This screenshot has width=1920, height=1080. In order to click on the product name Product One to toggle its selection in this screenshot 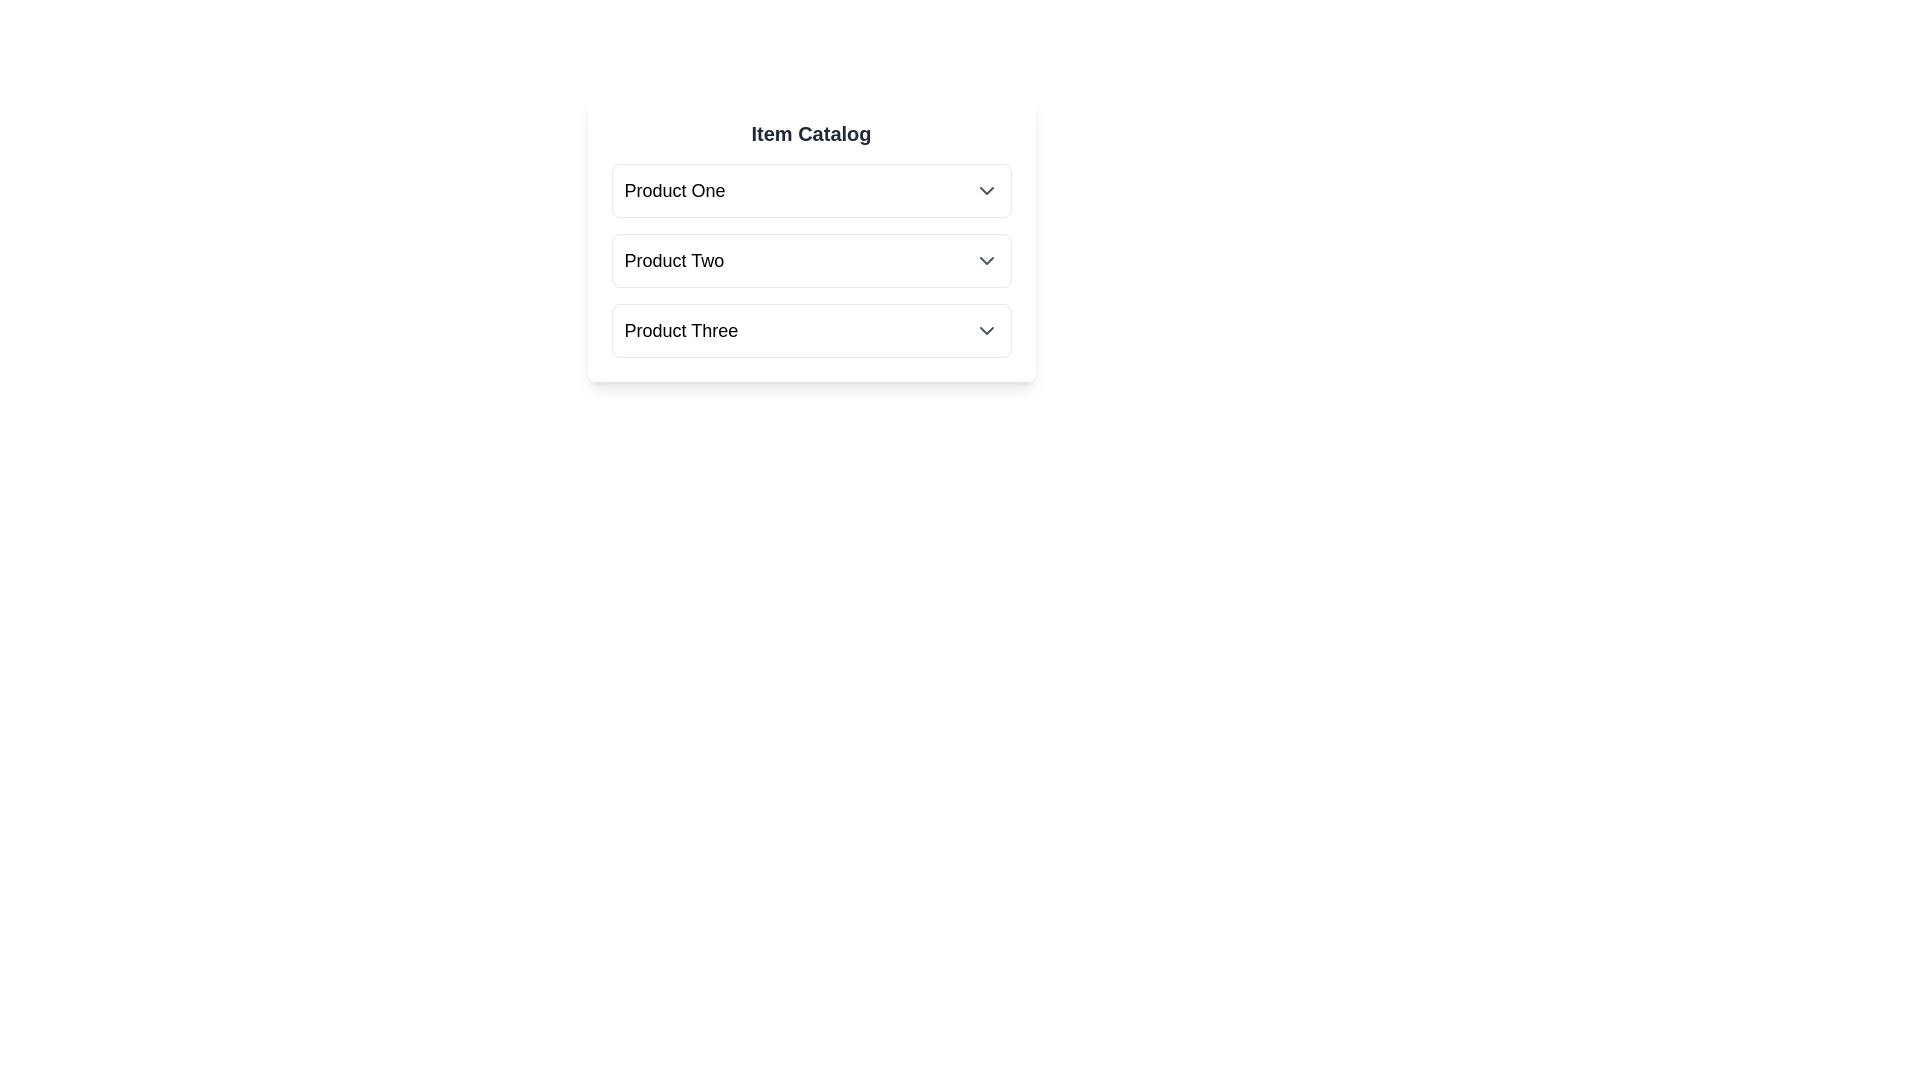, I will do `click(675, 191)`.